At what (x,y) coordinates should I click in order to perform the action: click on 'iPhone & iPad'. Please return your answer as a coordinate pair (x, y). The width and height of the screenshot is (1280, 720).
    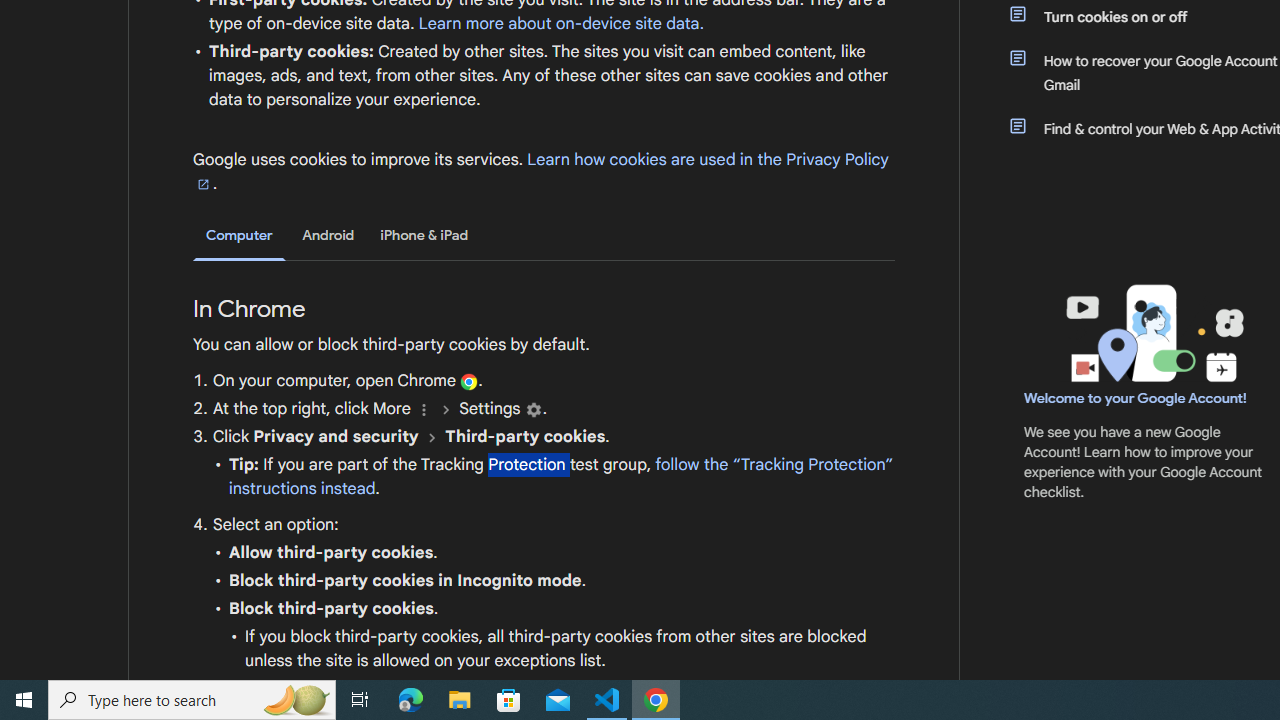
    Looking at the image, I should click on (423, 234).